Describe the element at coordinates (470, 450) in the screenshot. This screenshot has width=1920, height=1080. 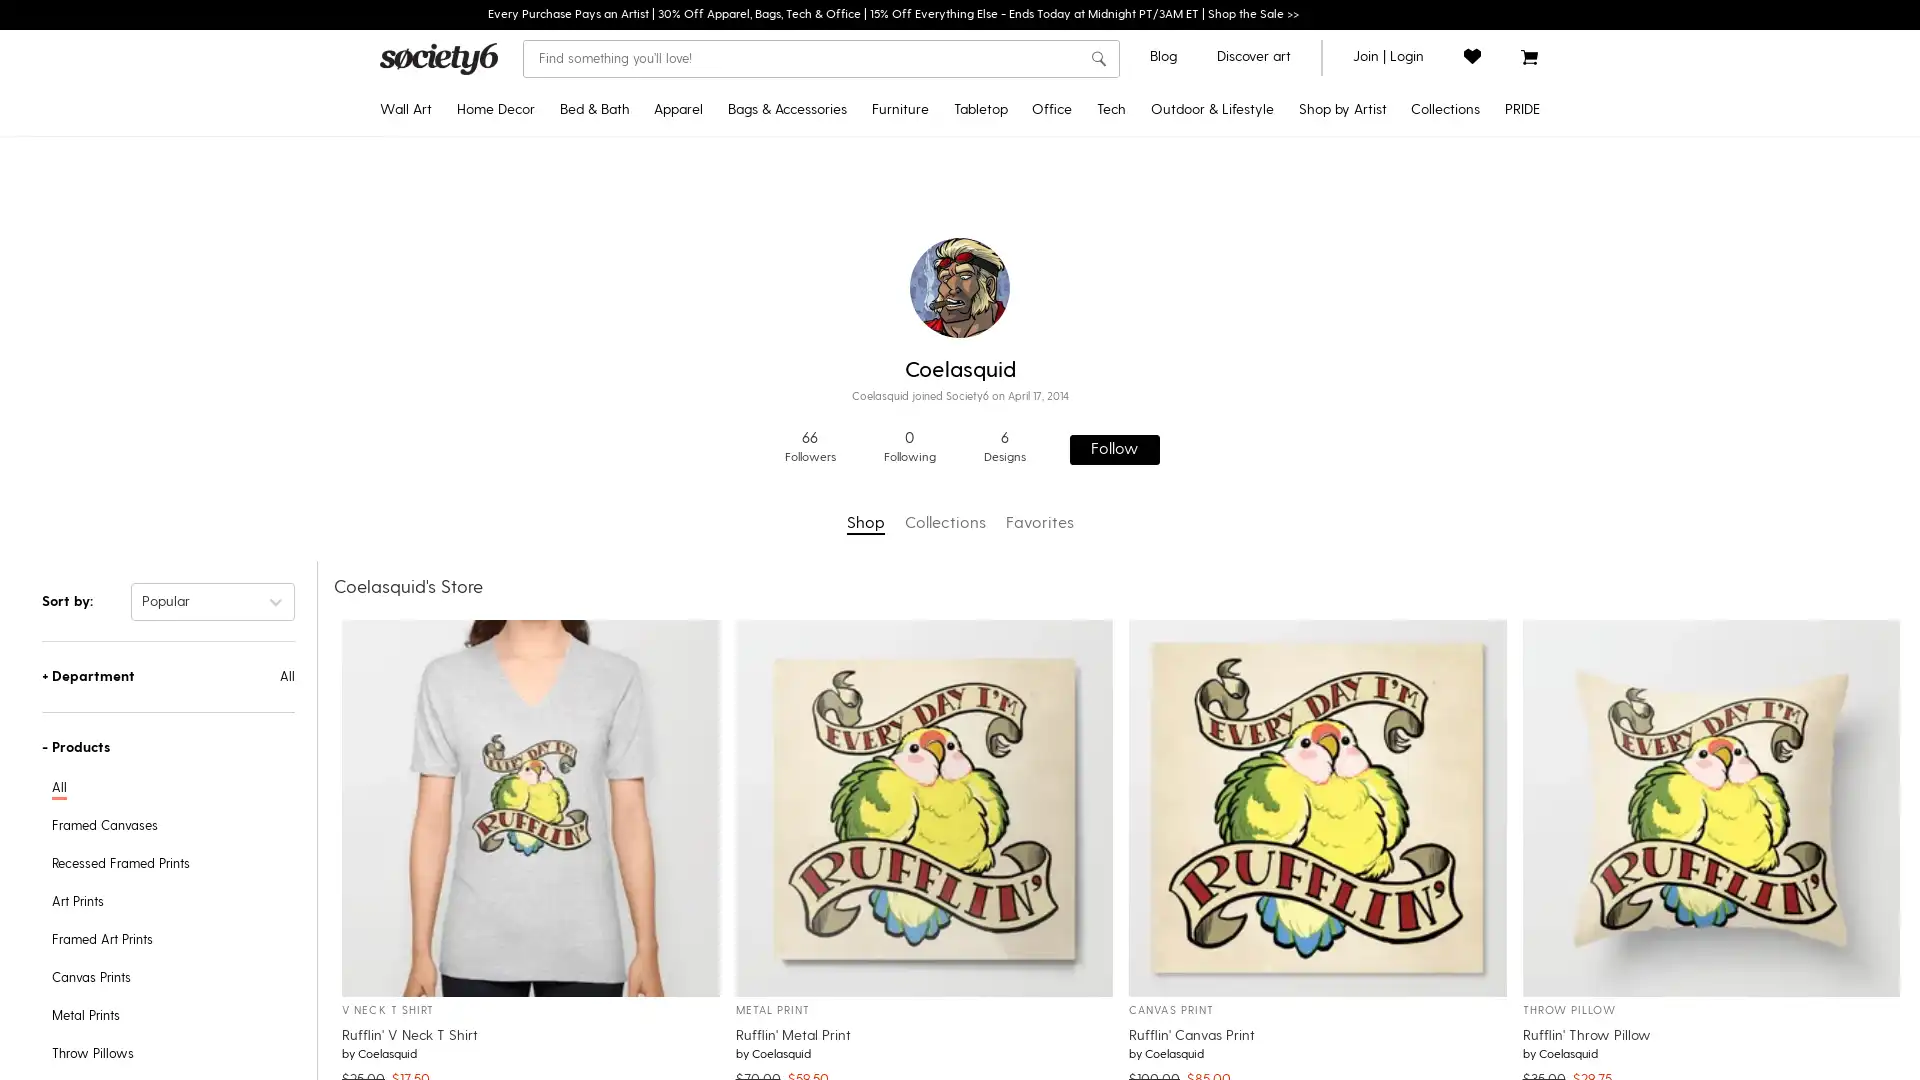
I see `Wall Hangings` at that location.